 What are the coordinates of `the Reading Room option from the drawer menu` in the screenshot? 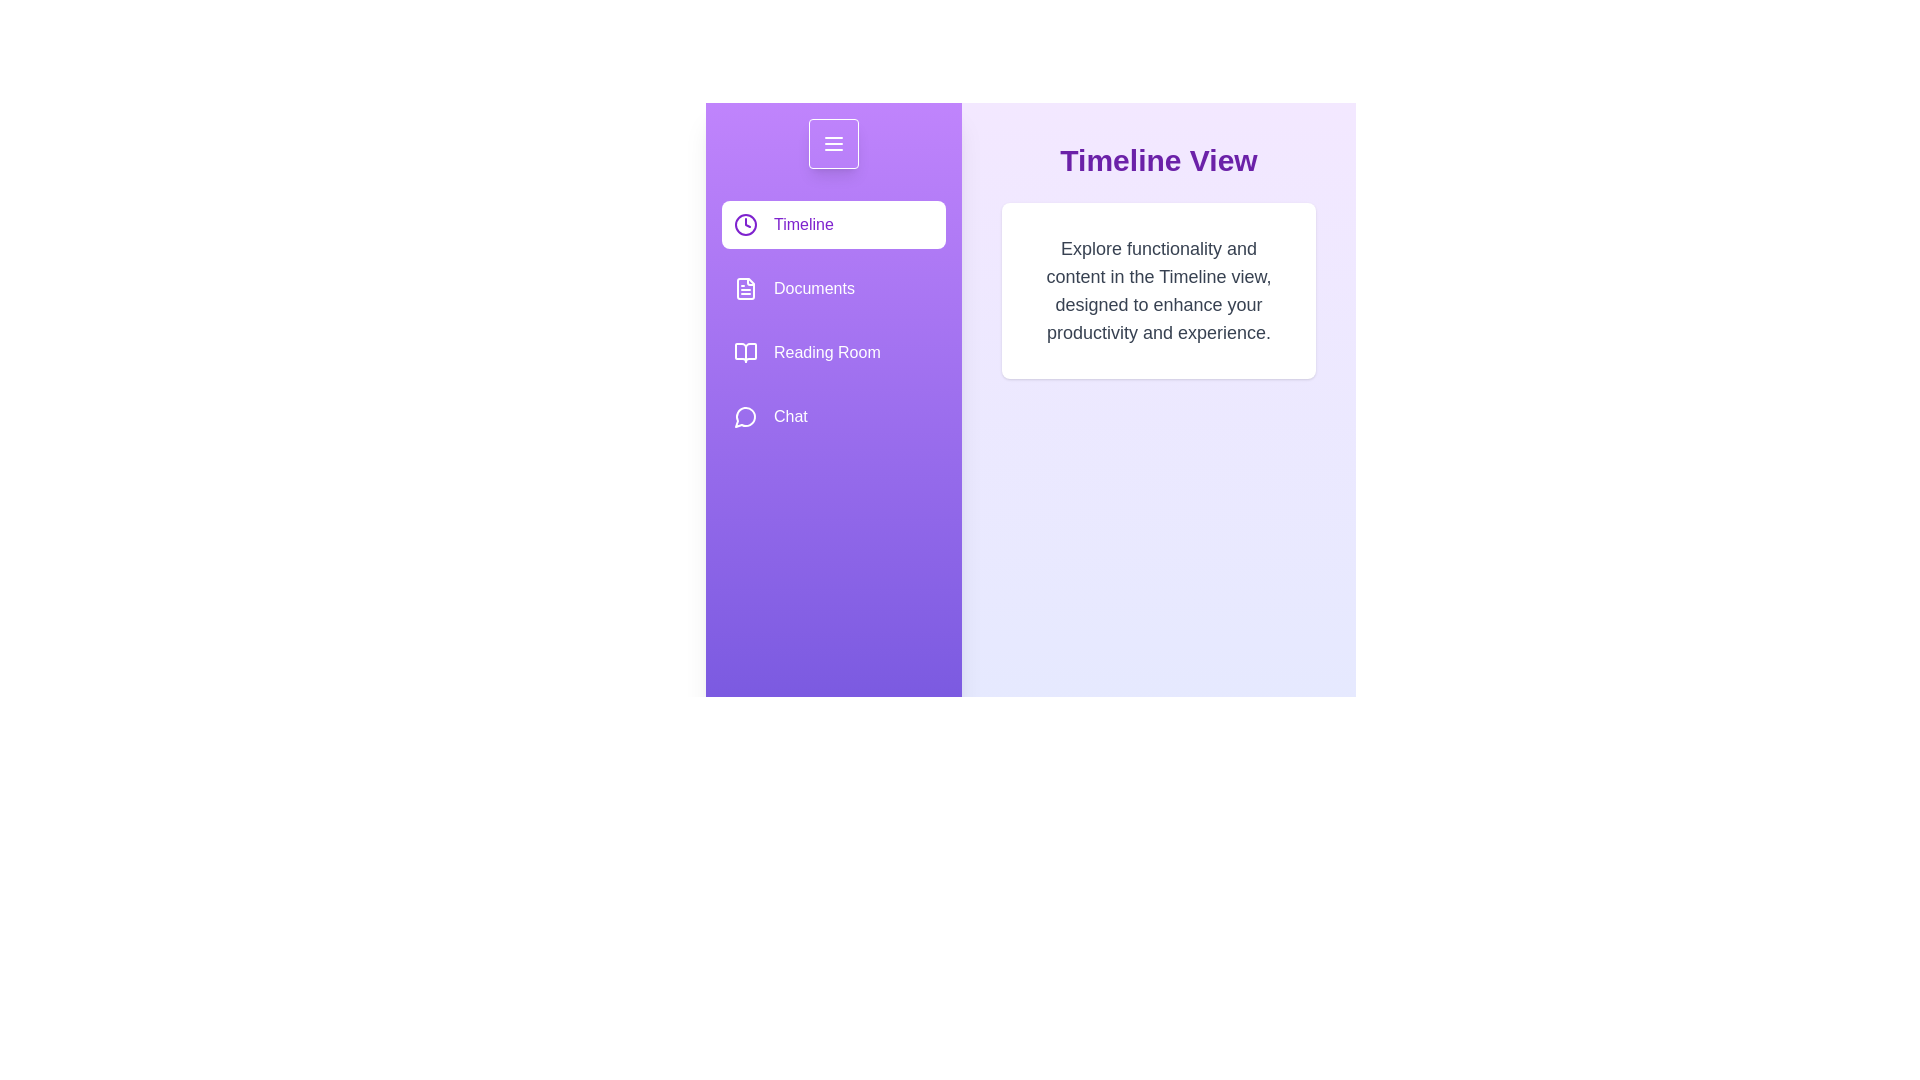 It's located at (834, 352).